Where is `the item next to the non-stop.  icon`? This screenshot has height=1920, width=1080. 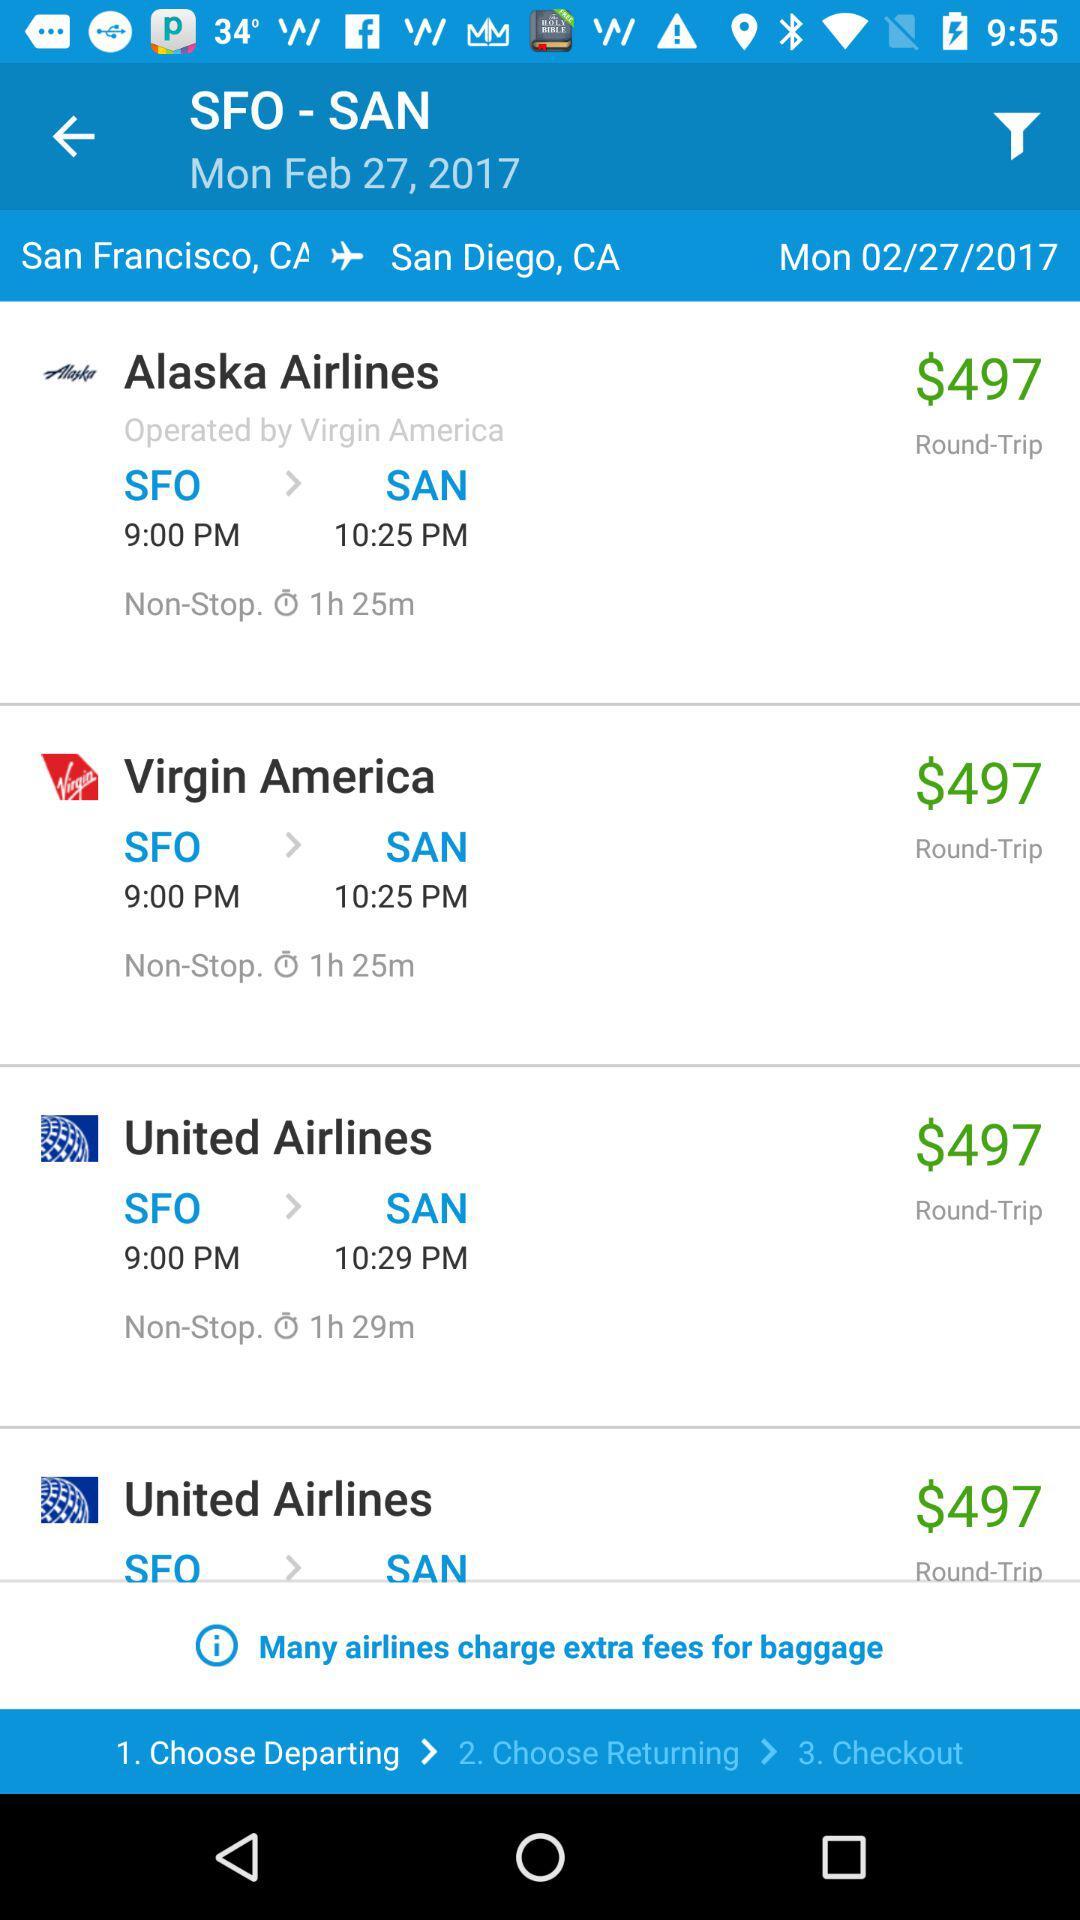
the item next to the non-stop.  icon is located at coordinates (342, 1325).